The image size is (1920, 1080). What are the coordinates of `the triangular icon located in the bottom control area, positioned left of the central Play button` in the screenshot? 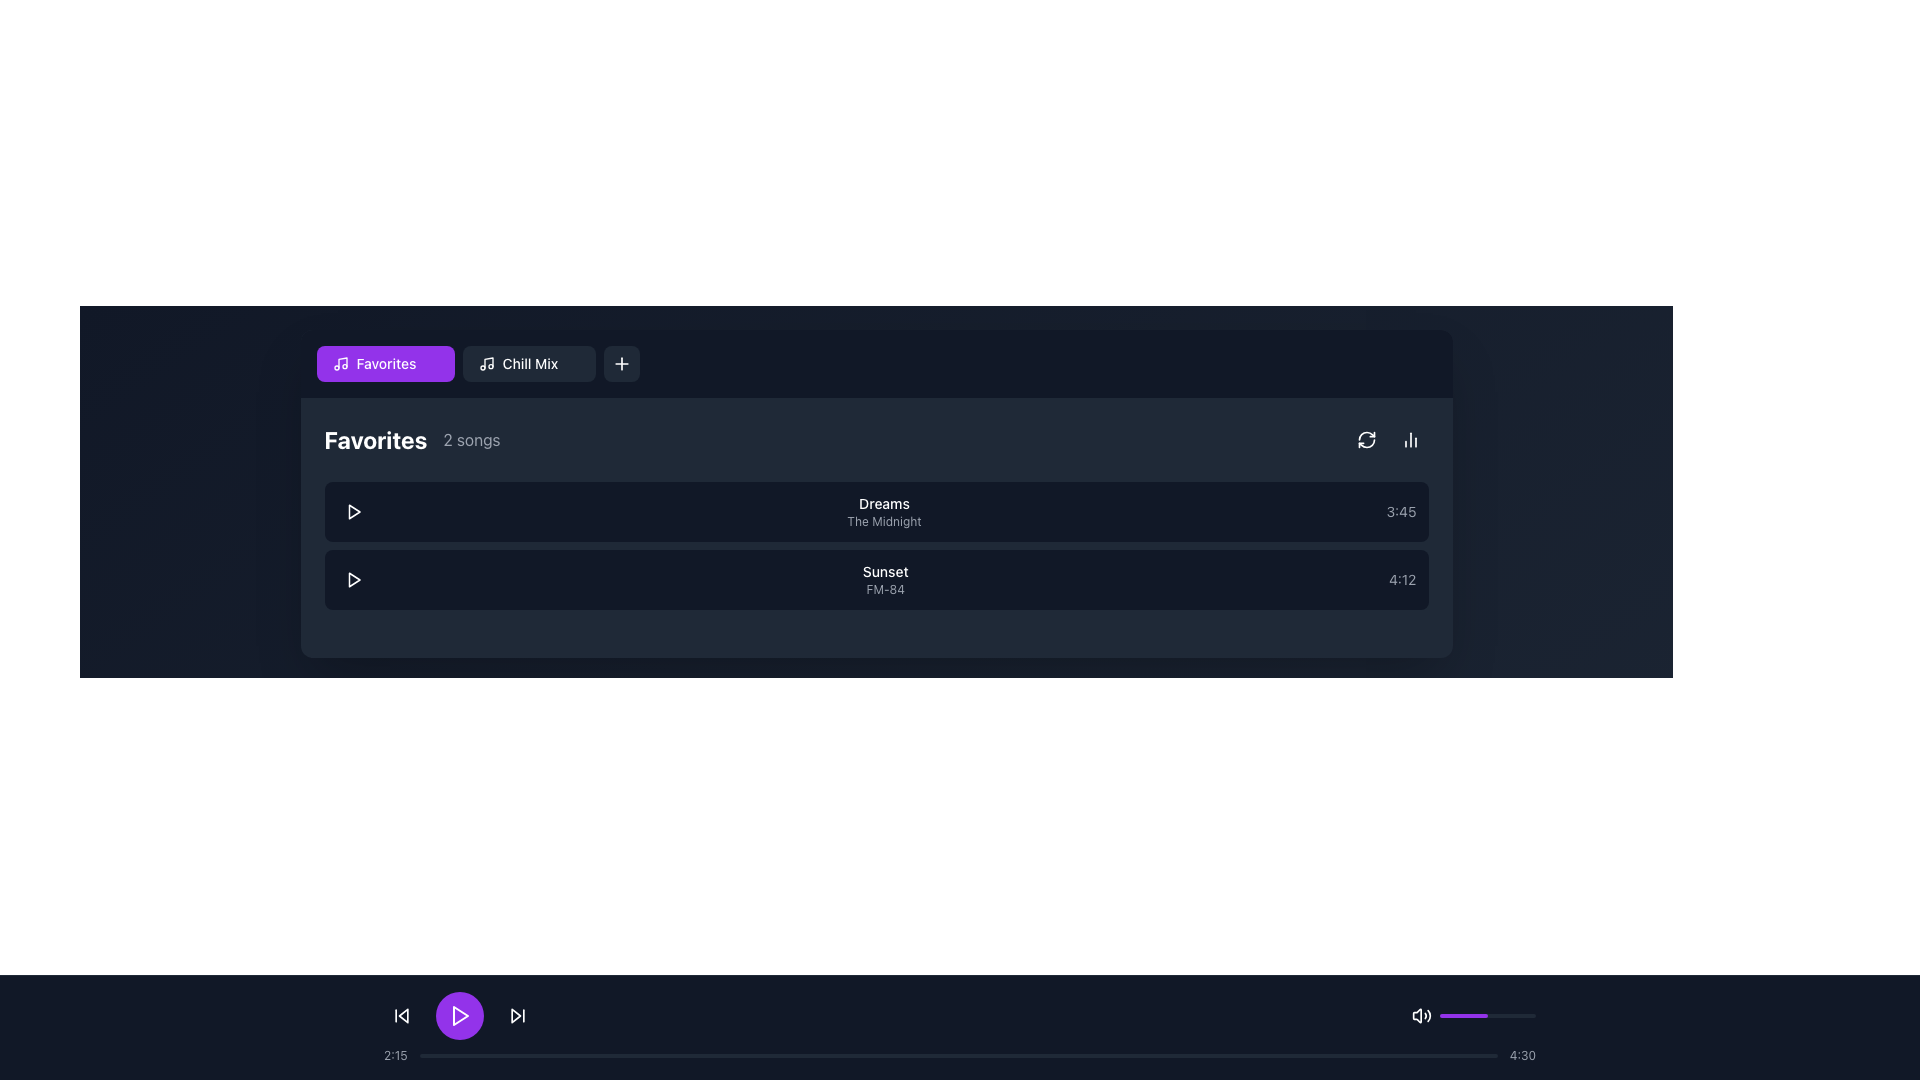 It's located at (402, 1015).